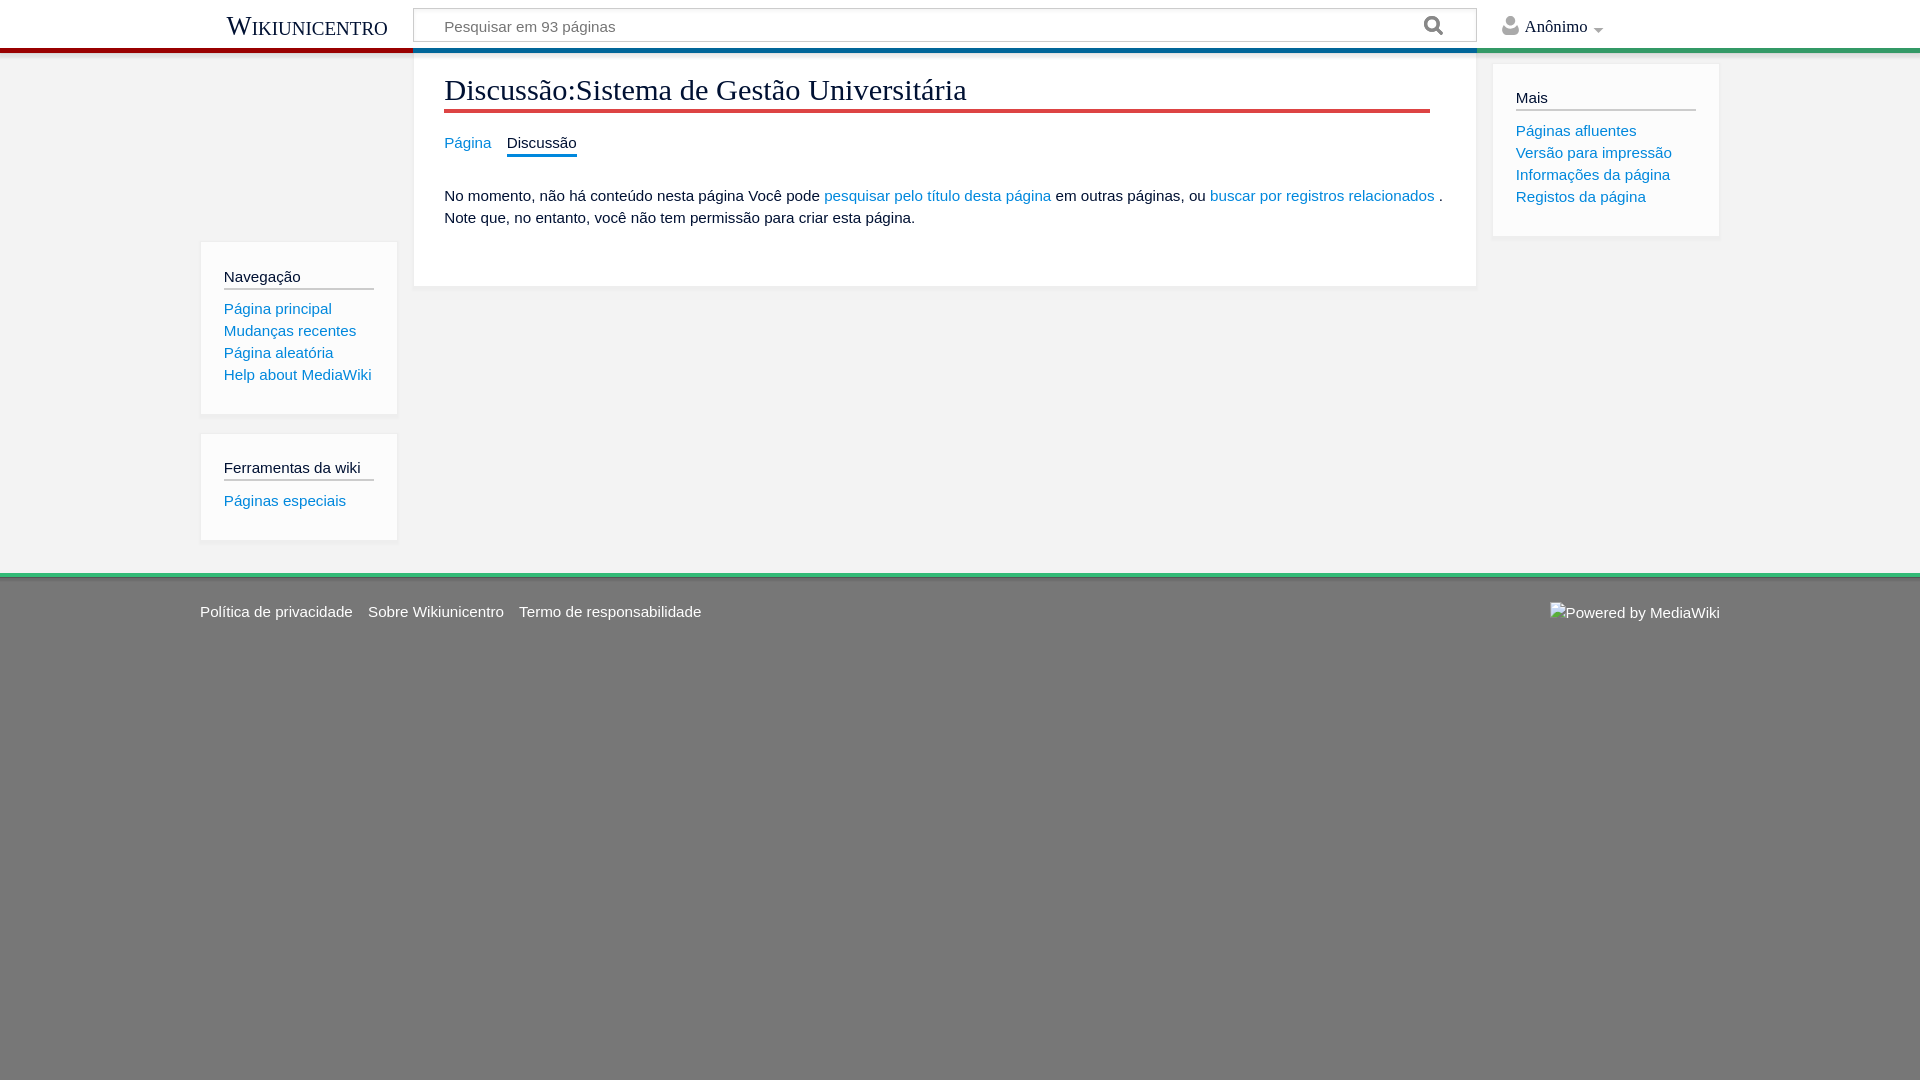 The image size is (1920, 1080). I want to click on 'Help about MediaWiki', so click(296, 374).